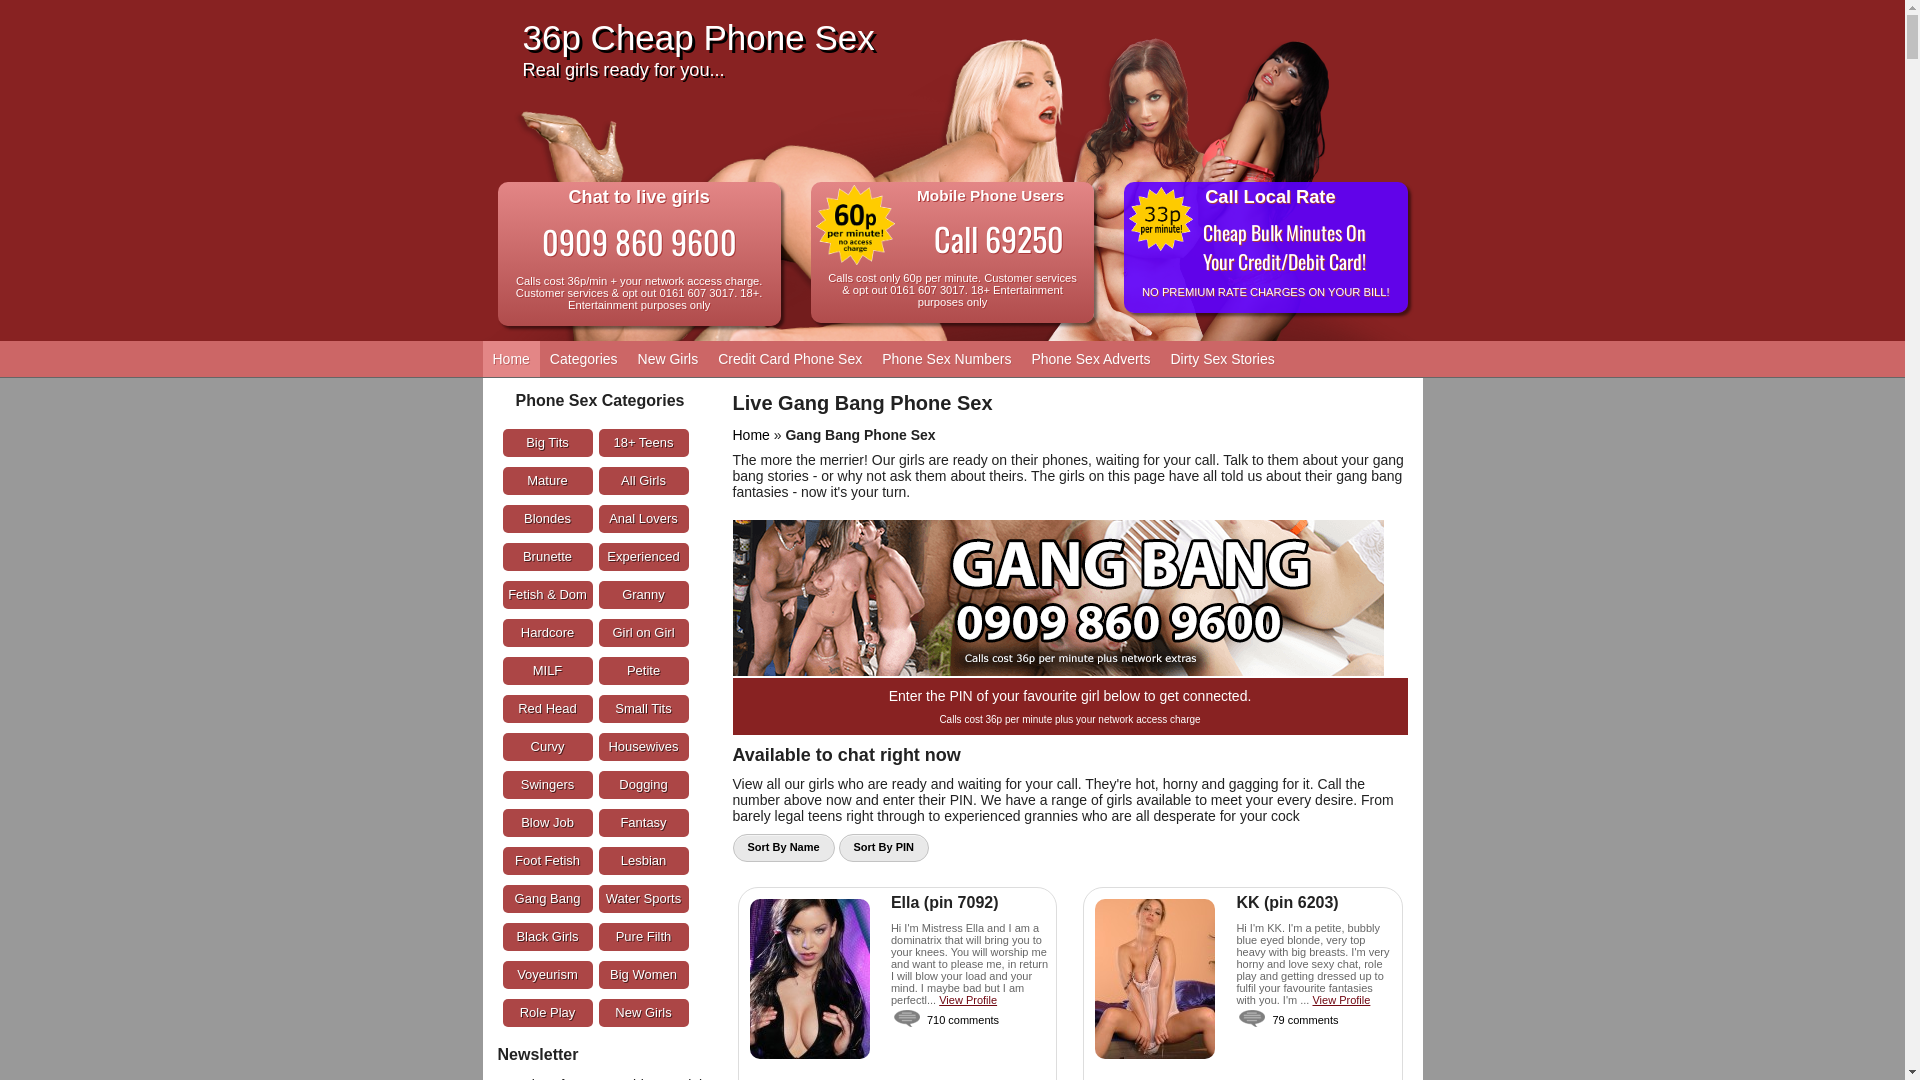 The image size is (1920, 1080). I want to click on 'Fetish & Dom', so click(547, 593).